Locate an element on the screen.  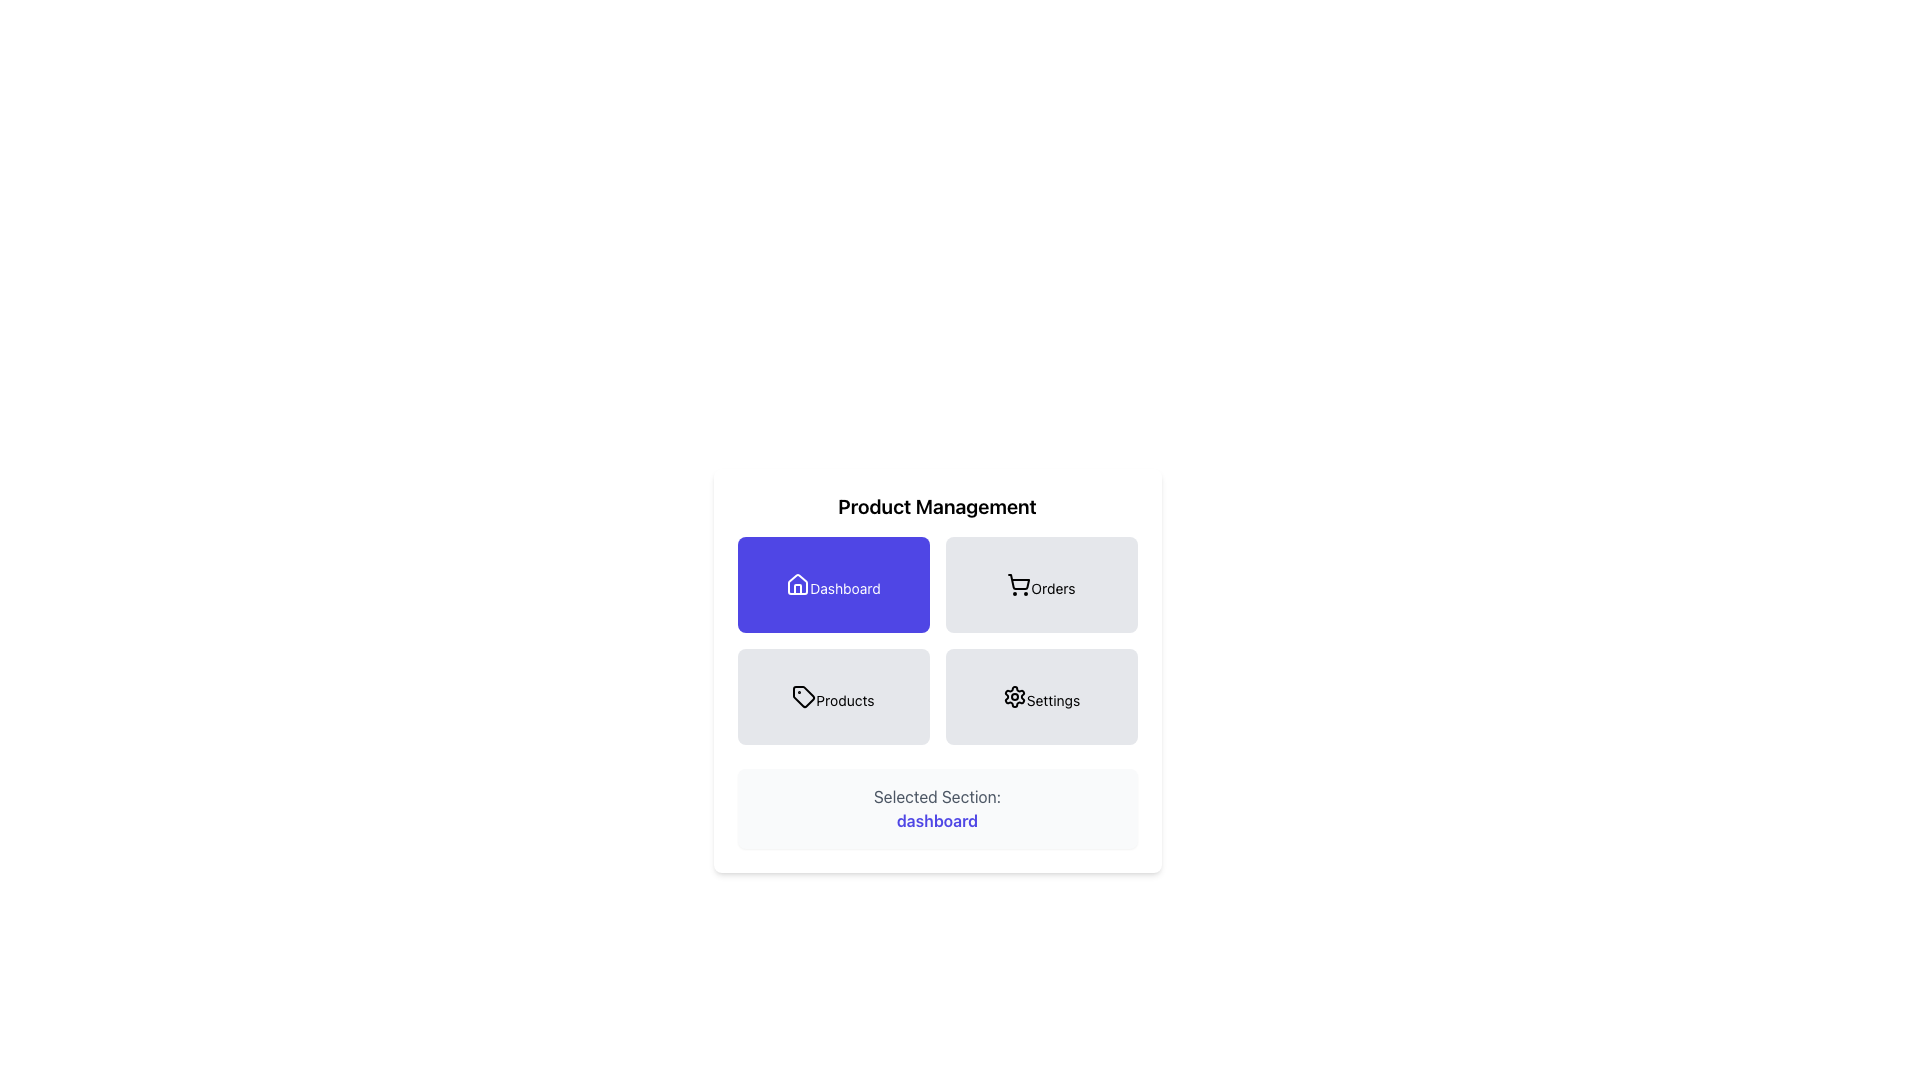
the price tag icon located in the 'Products' section under 'Product Management' is located at coordinates (804, 696).